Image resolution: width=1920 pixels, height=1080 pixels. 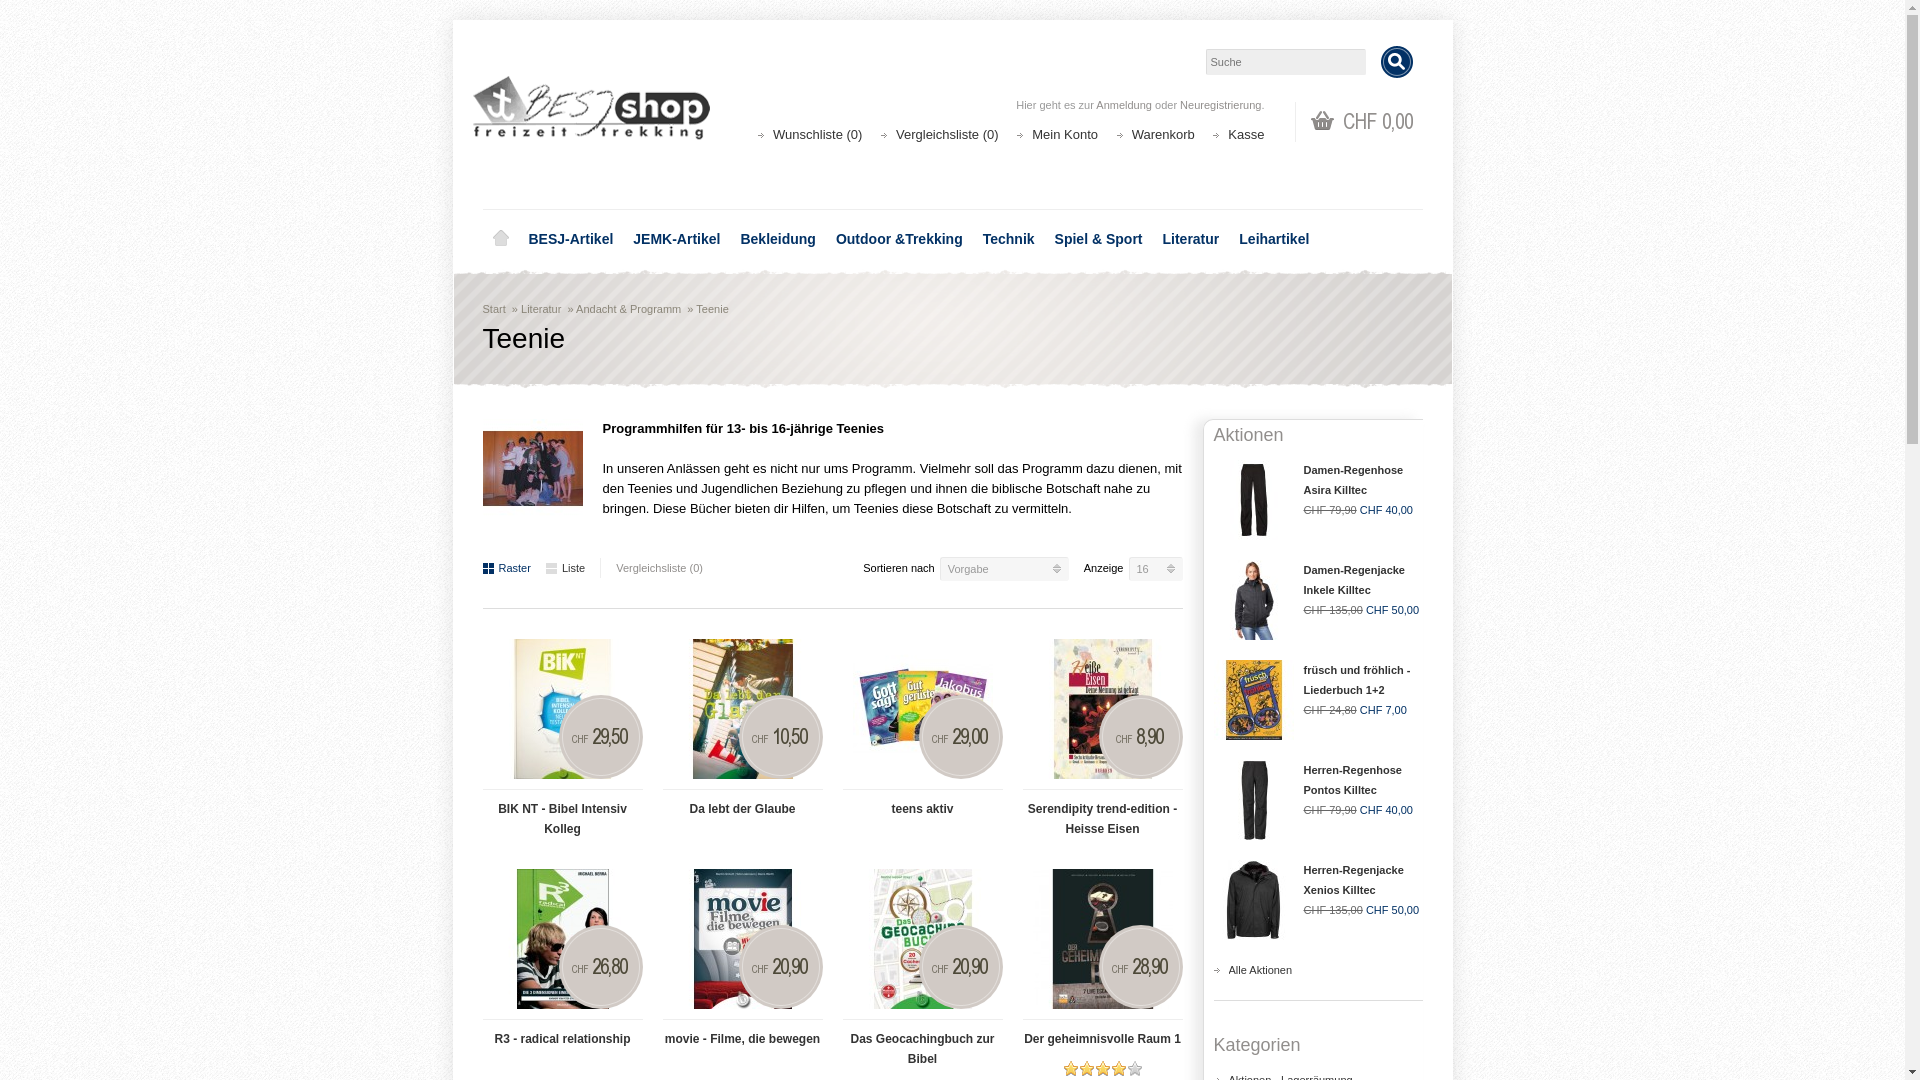 I want to click on 'Literatur', so click(x=541, y=308).